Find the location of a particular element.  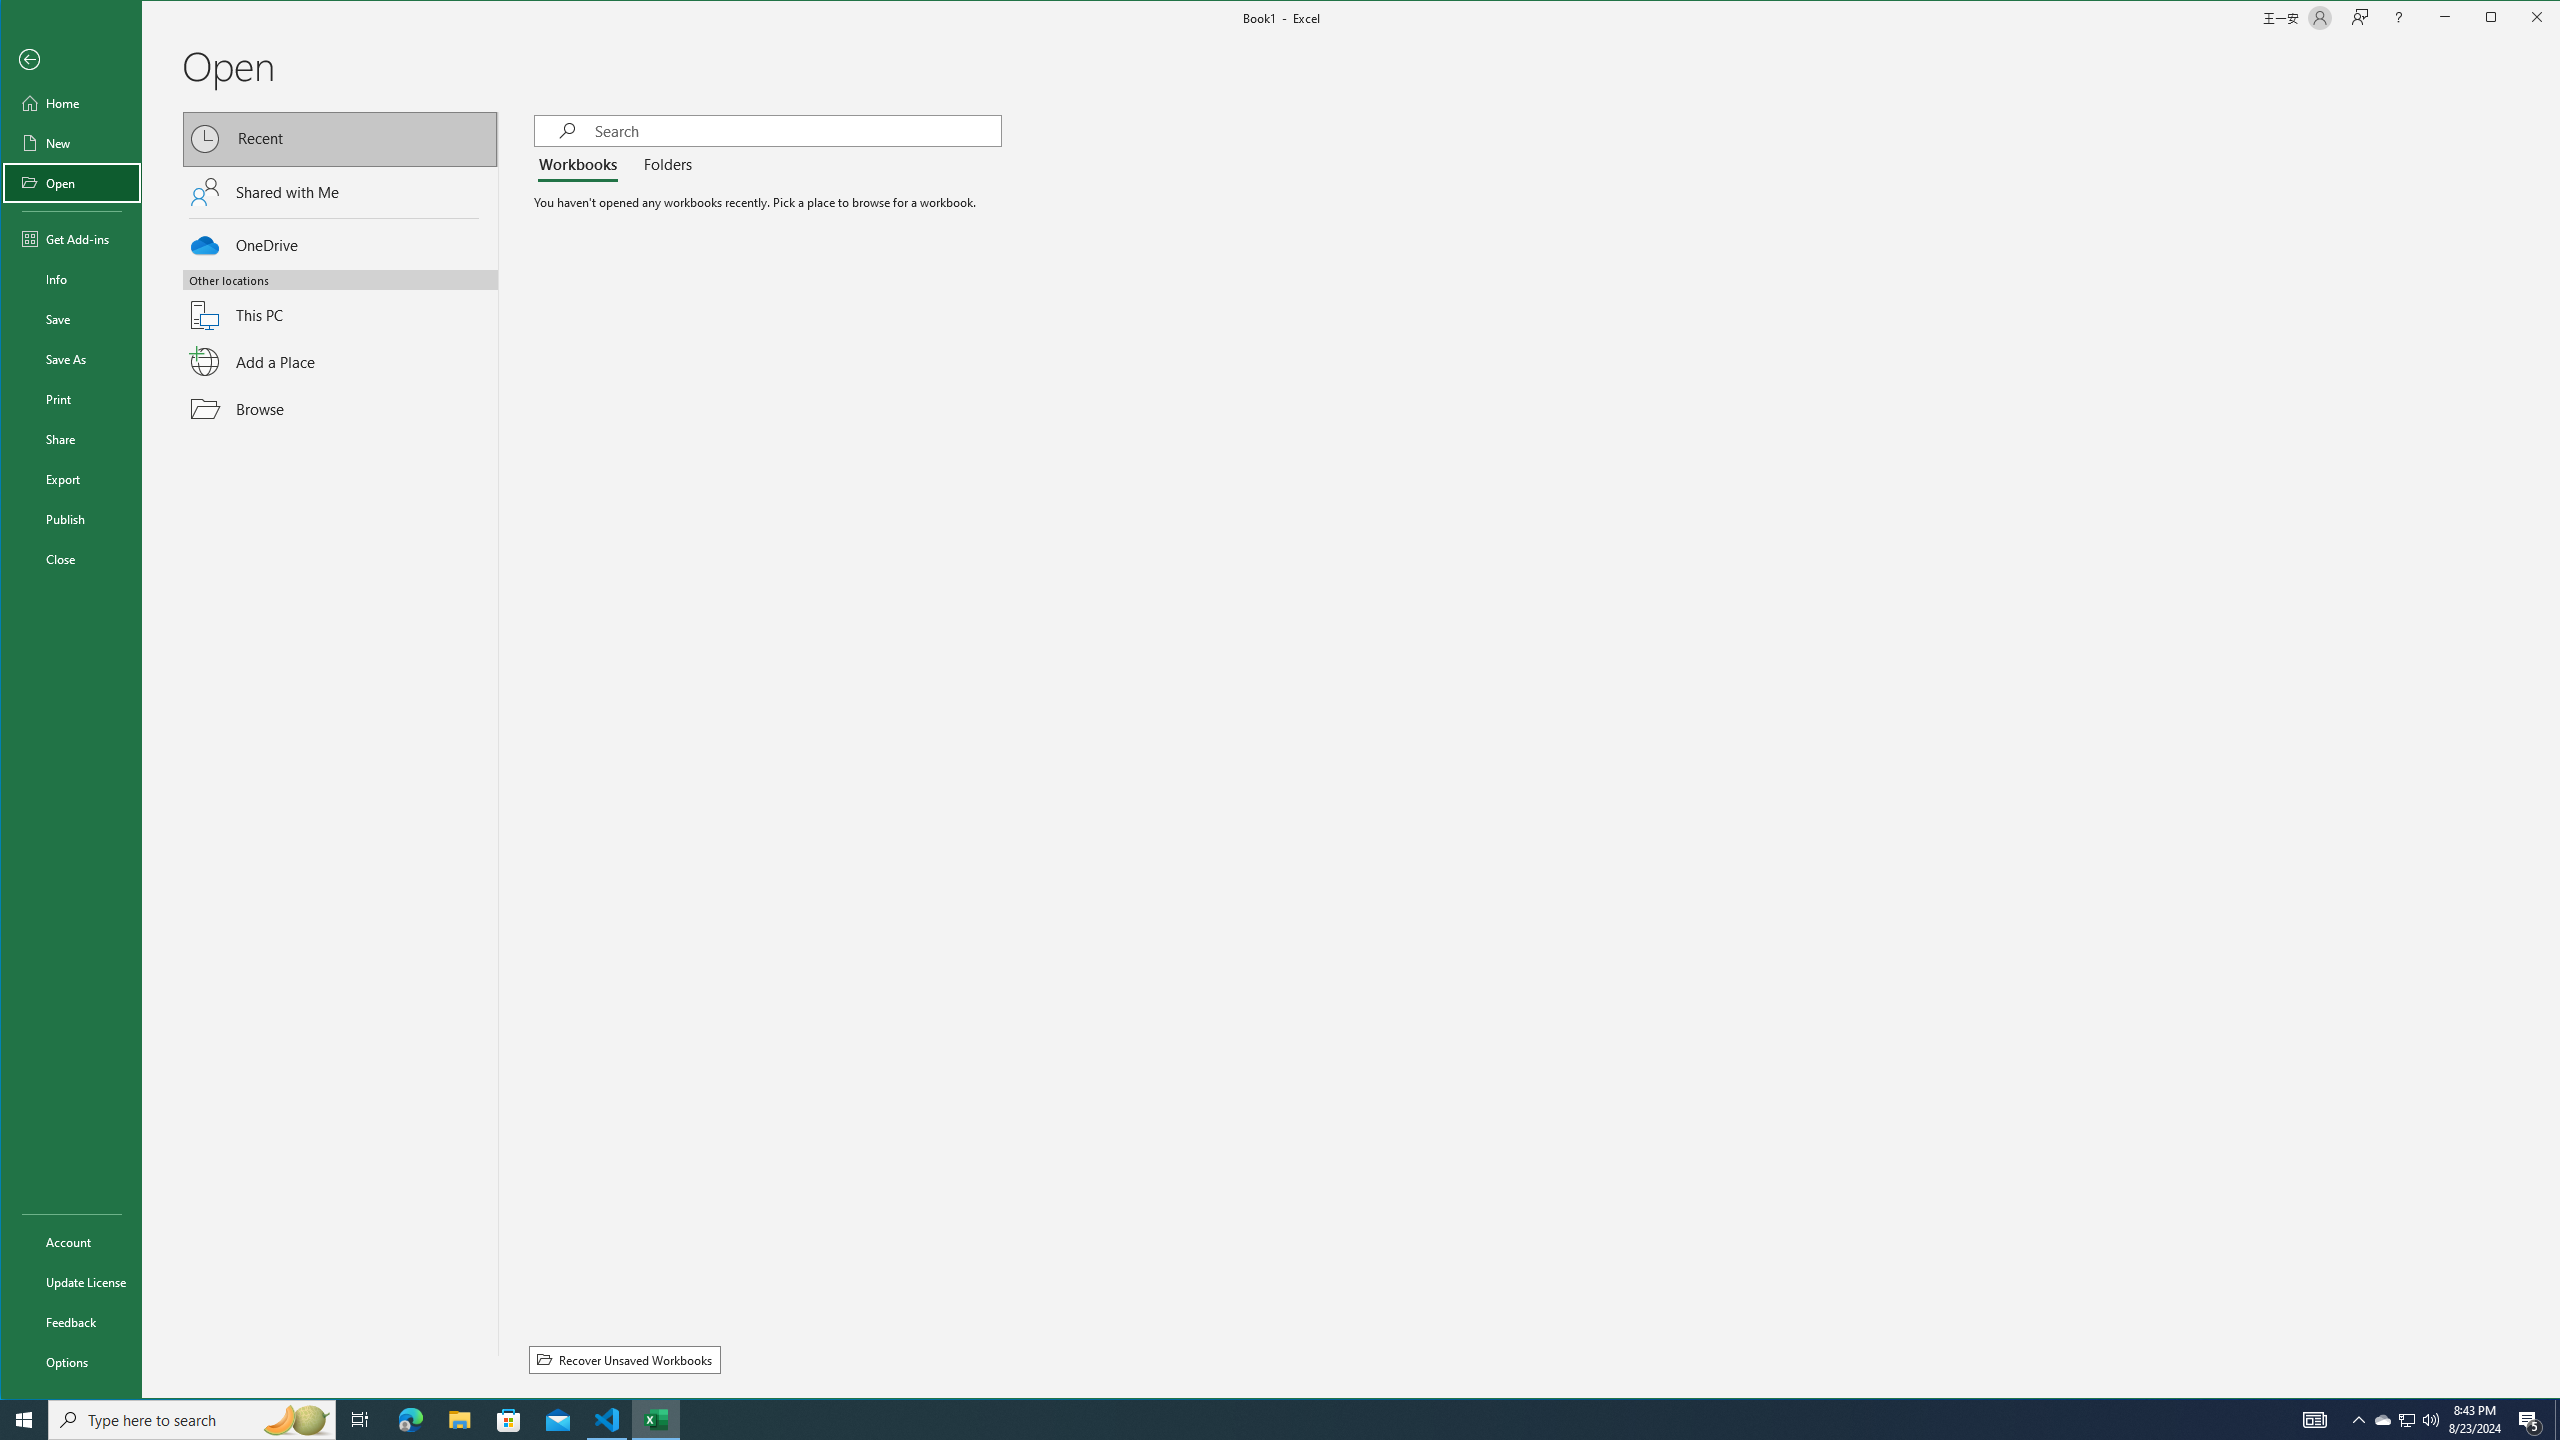

'User Promoted Notification Area' is located at coordinates (2405, 1418).